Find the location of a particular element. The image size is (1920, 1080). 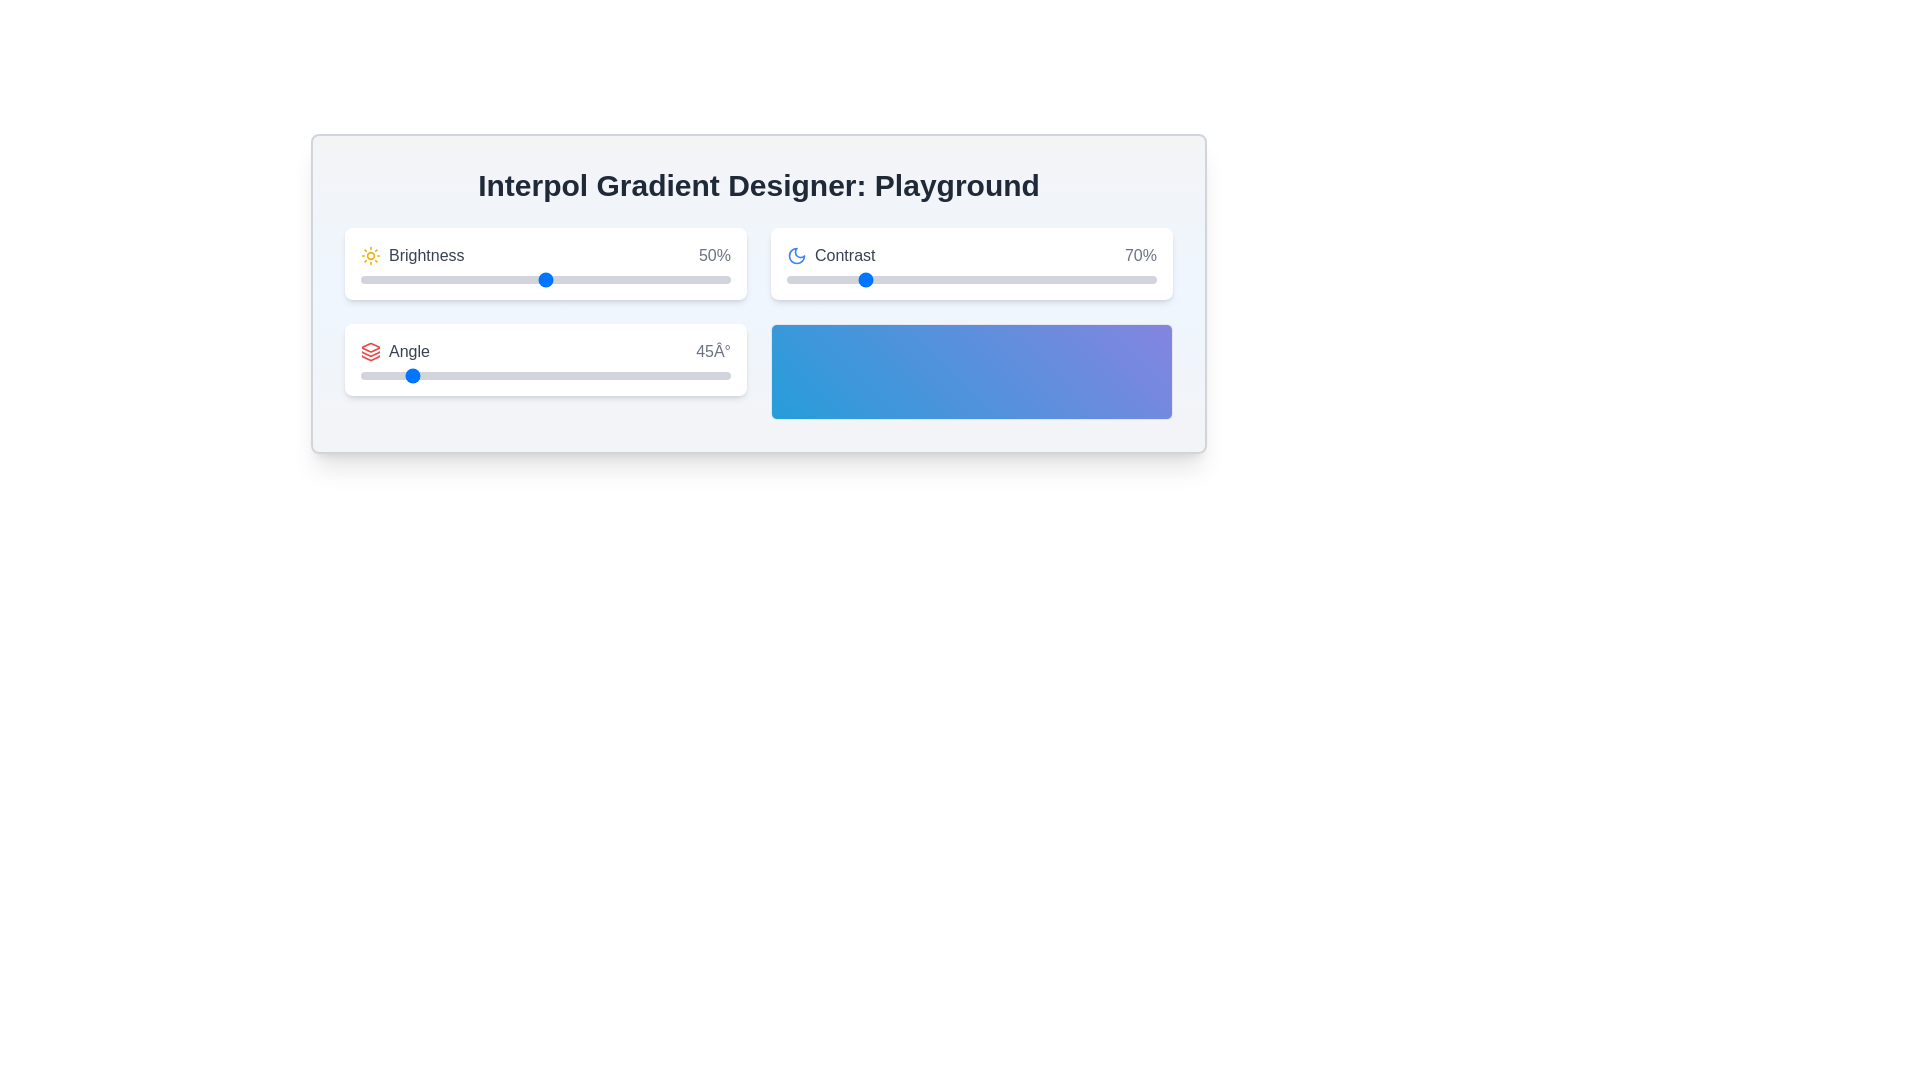

the angle slider is located at coordinates (589, 375).